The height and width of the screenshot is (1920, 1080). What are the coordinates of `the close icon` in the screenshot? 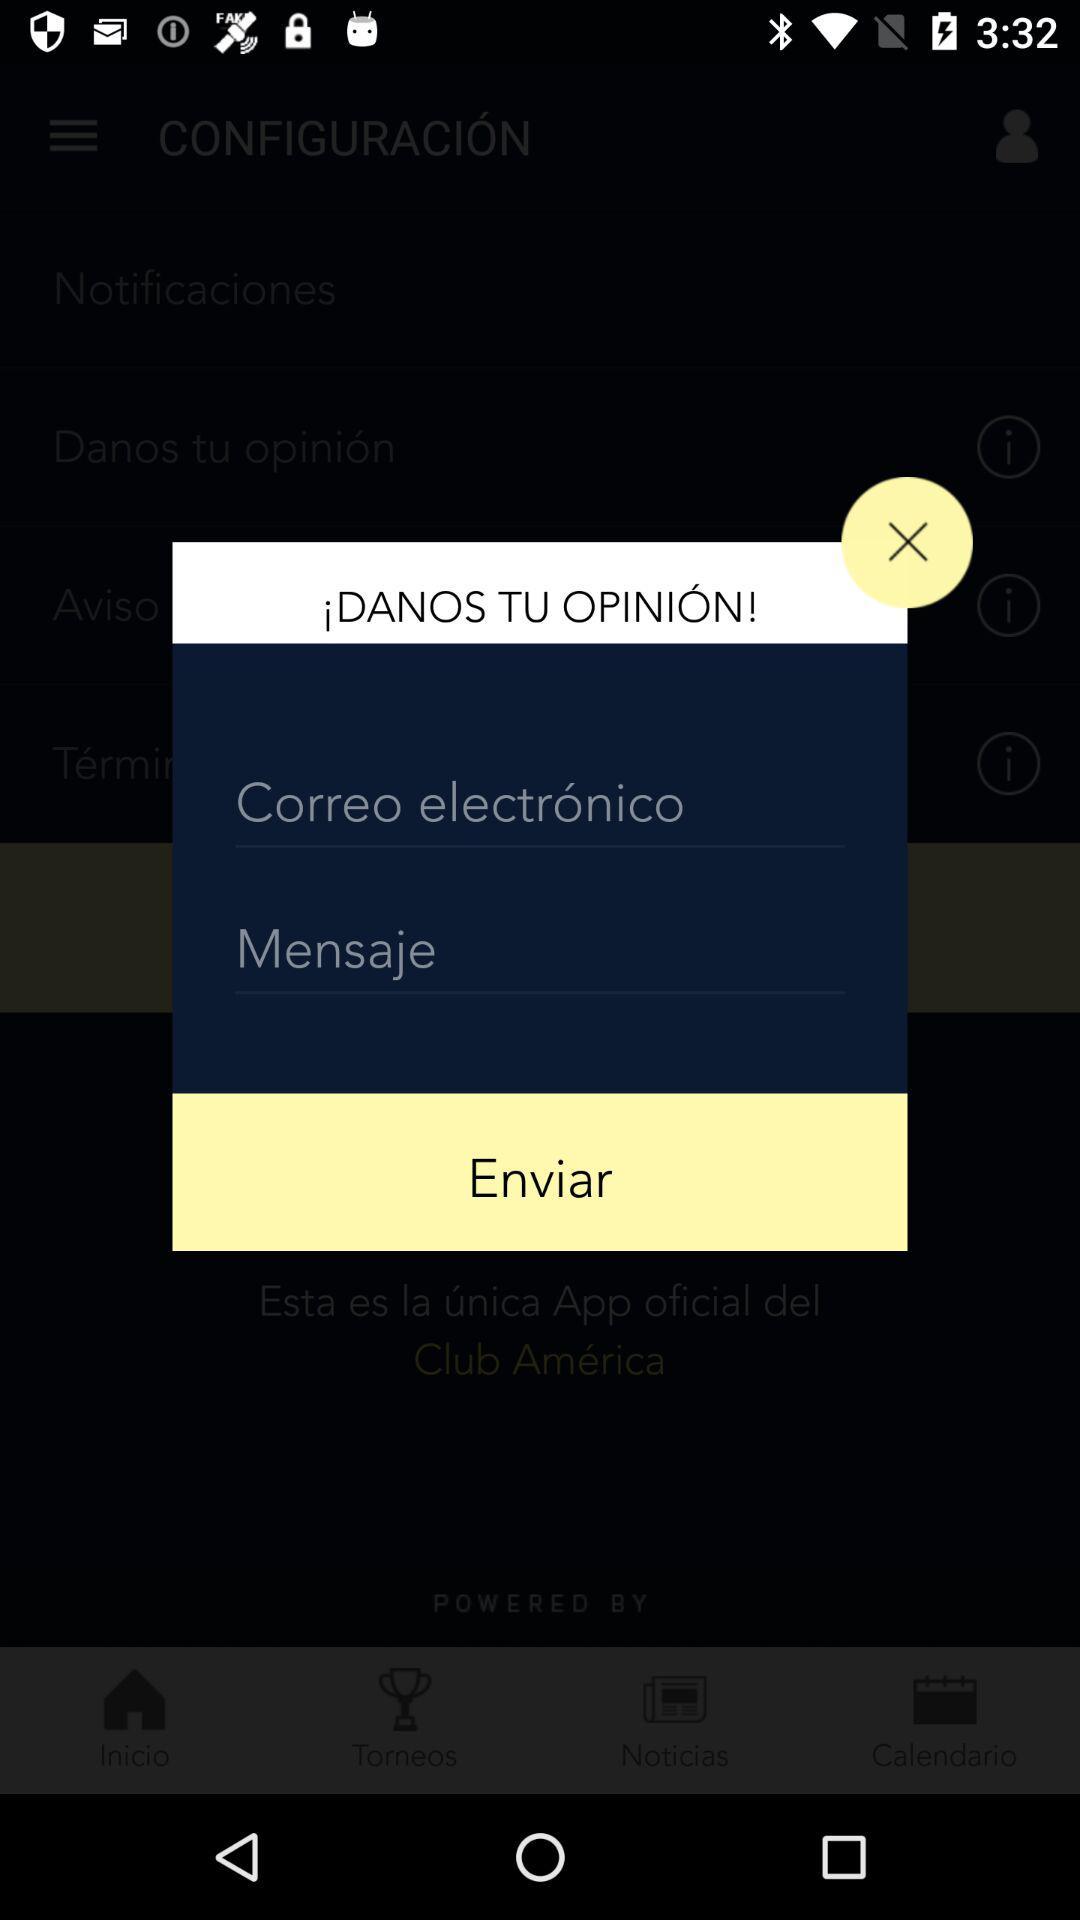 It's located at (907, 542).